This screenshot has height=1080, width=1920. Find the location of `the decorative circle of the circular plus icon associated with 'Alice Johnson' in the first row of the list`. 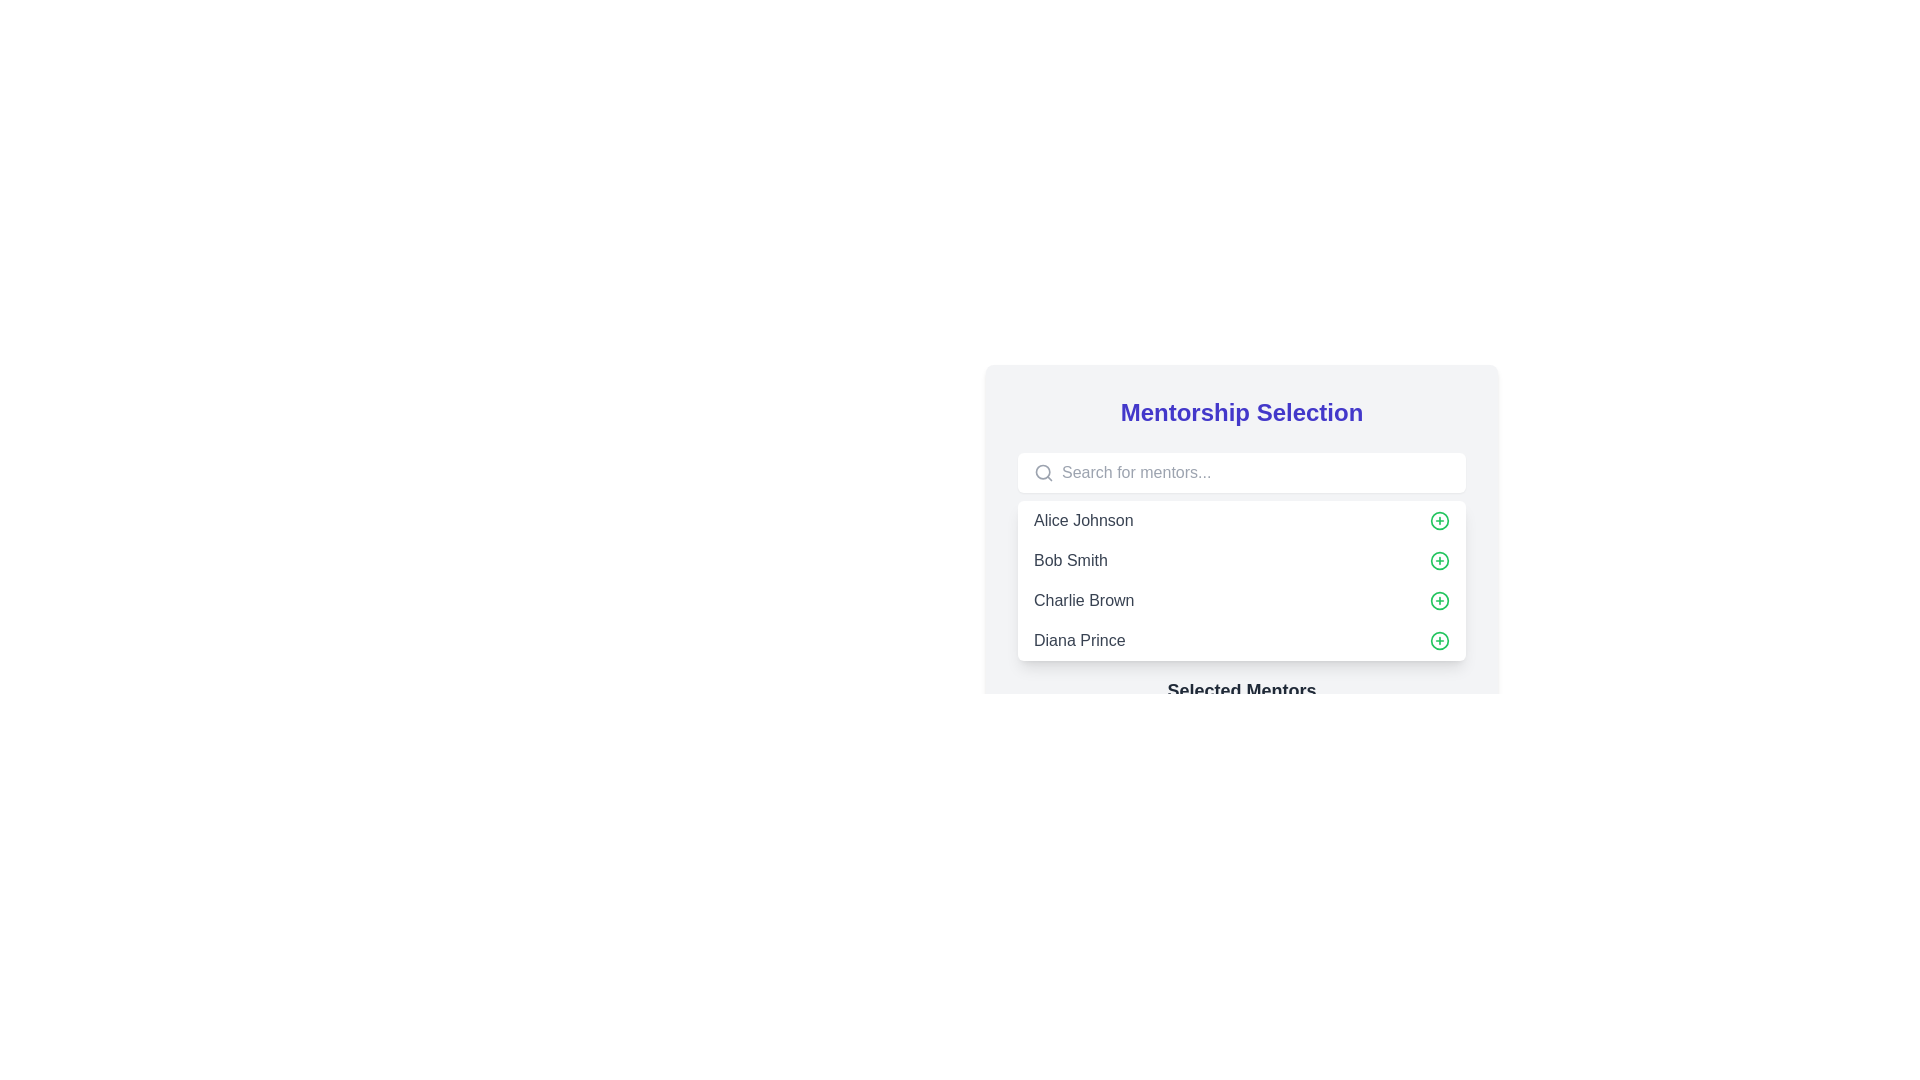

the decorative circle of the circular plus icon associated with 'Alice Johnson' in the first row of the list is located at coordinates (1440, 519).